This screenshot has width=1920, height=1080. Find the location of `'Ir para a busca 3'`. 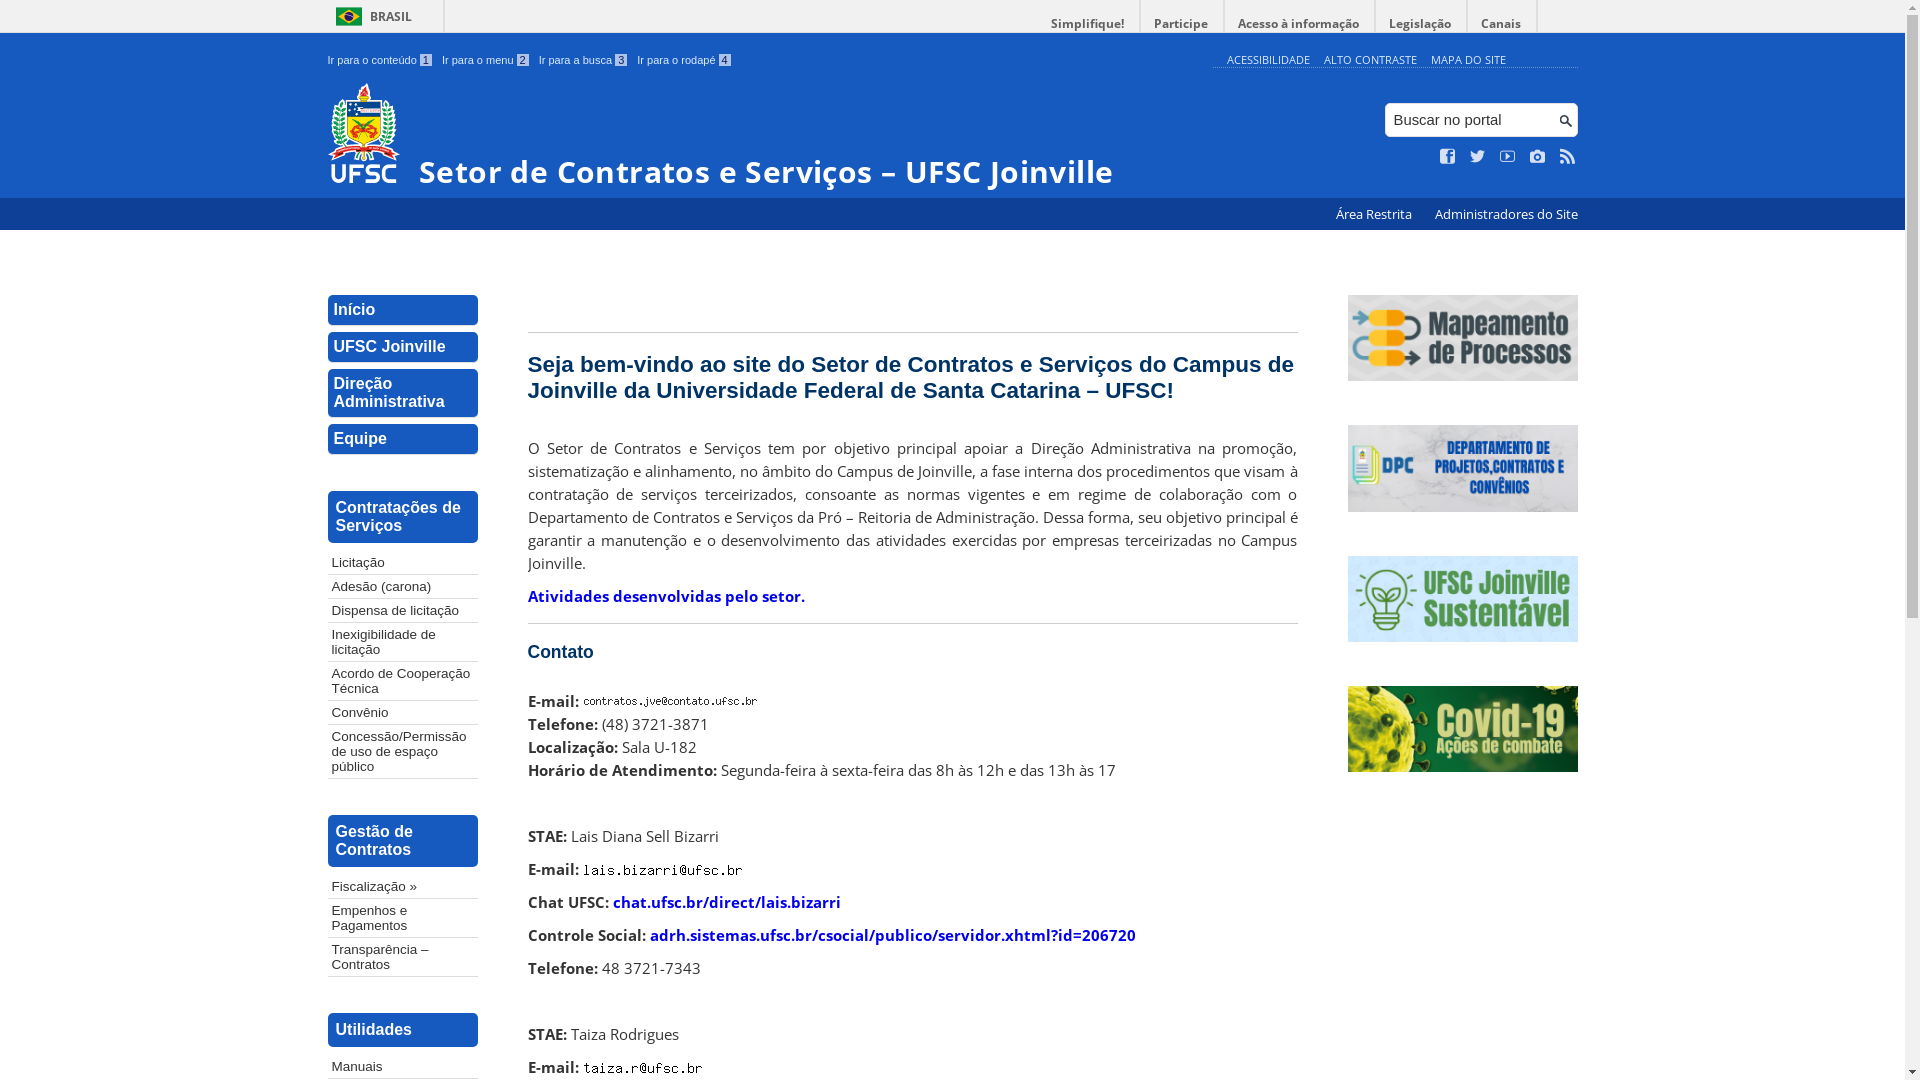

'Ir para a busca 3' is located at coordinates (582, 59).